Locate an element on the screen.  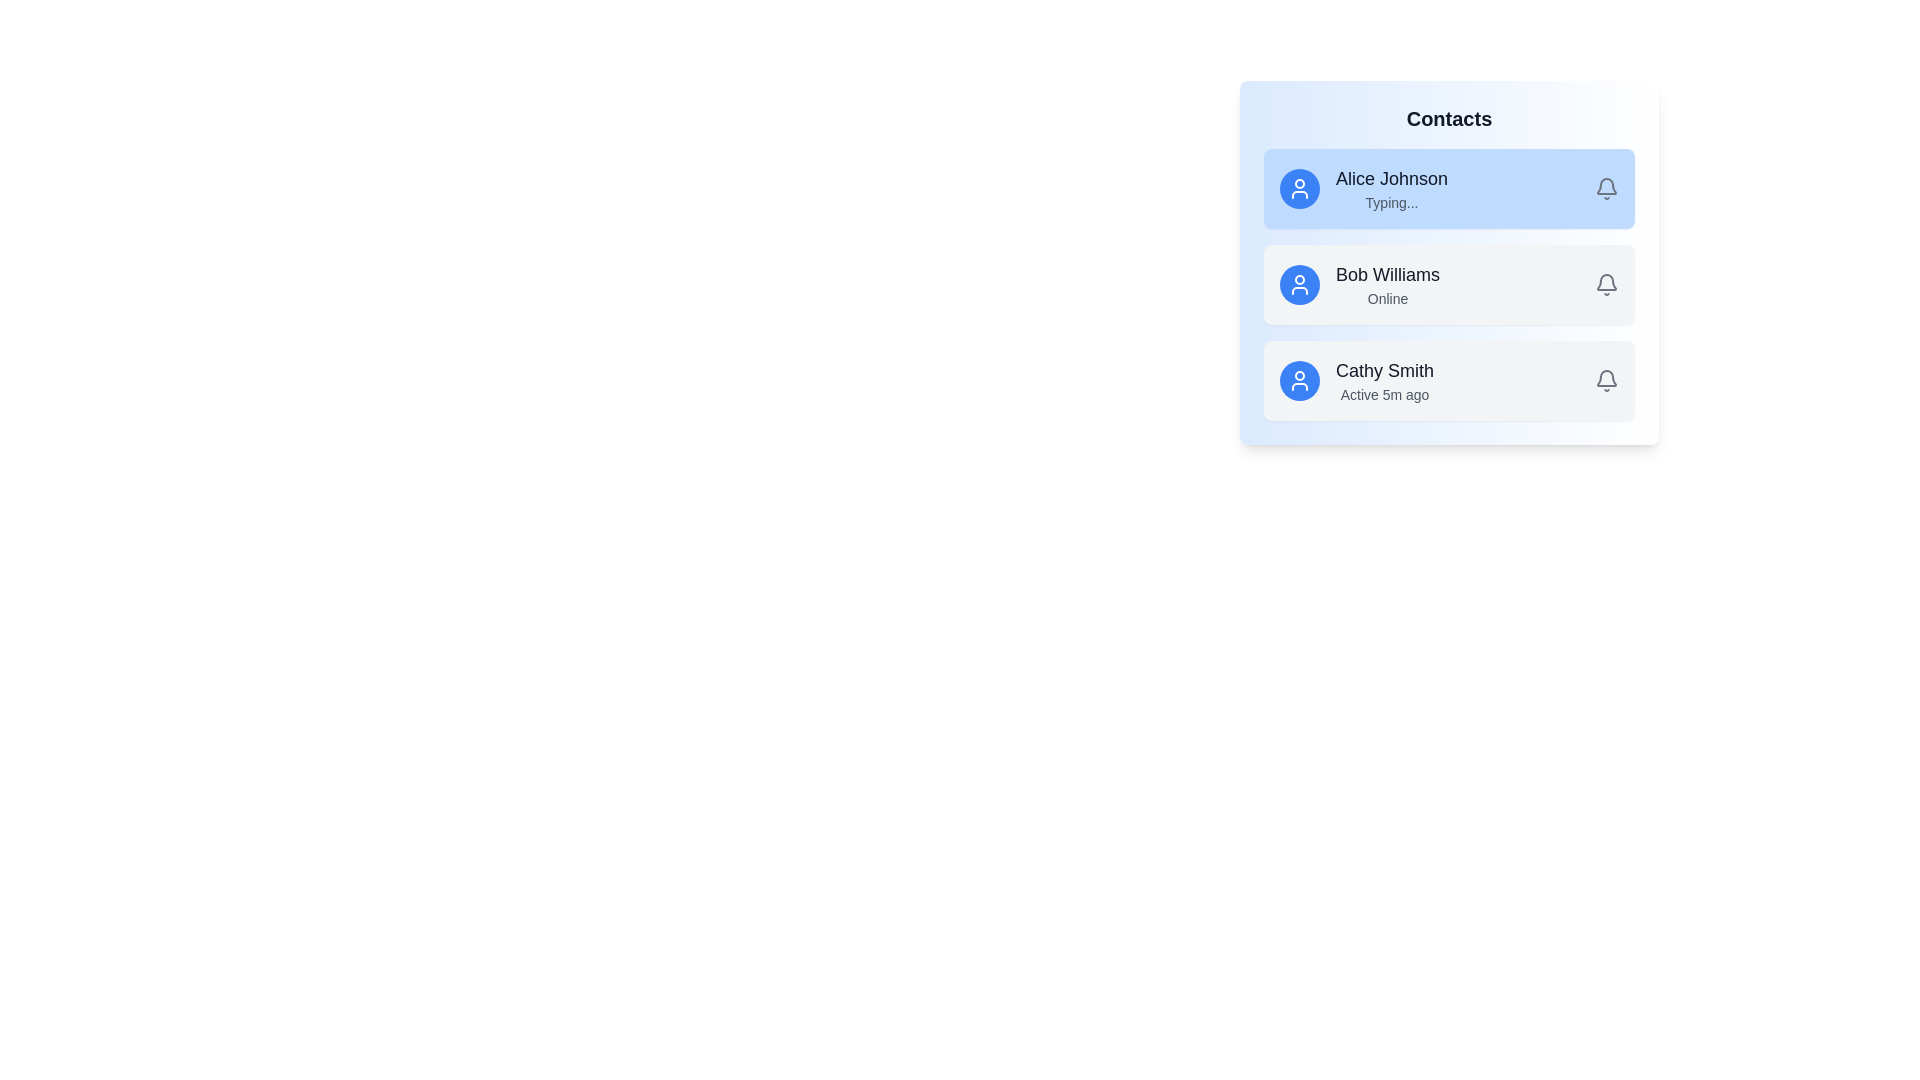
the text display of the contact 'Bob Williams', which is the second item in the contact list, positioned above 'Cathy Smith Active 5m ago' is located at coordinates (1386, 285).